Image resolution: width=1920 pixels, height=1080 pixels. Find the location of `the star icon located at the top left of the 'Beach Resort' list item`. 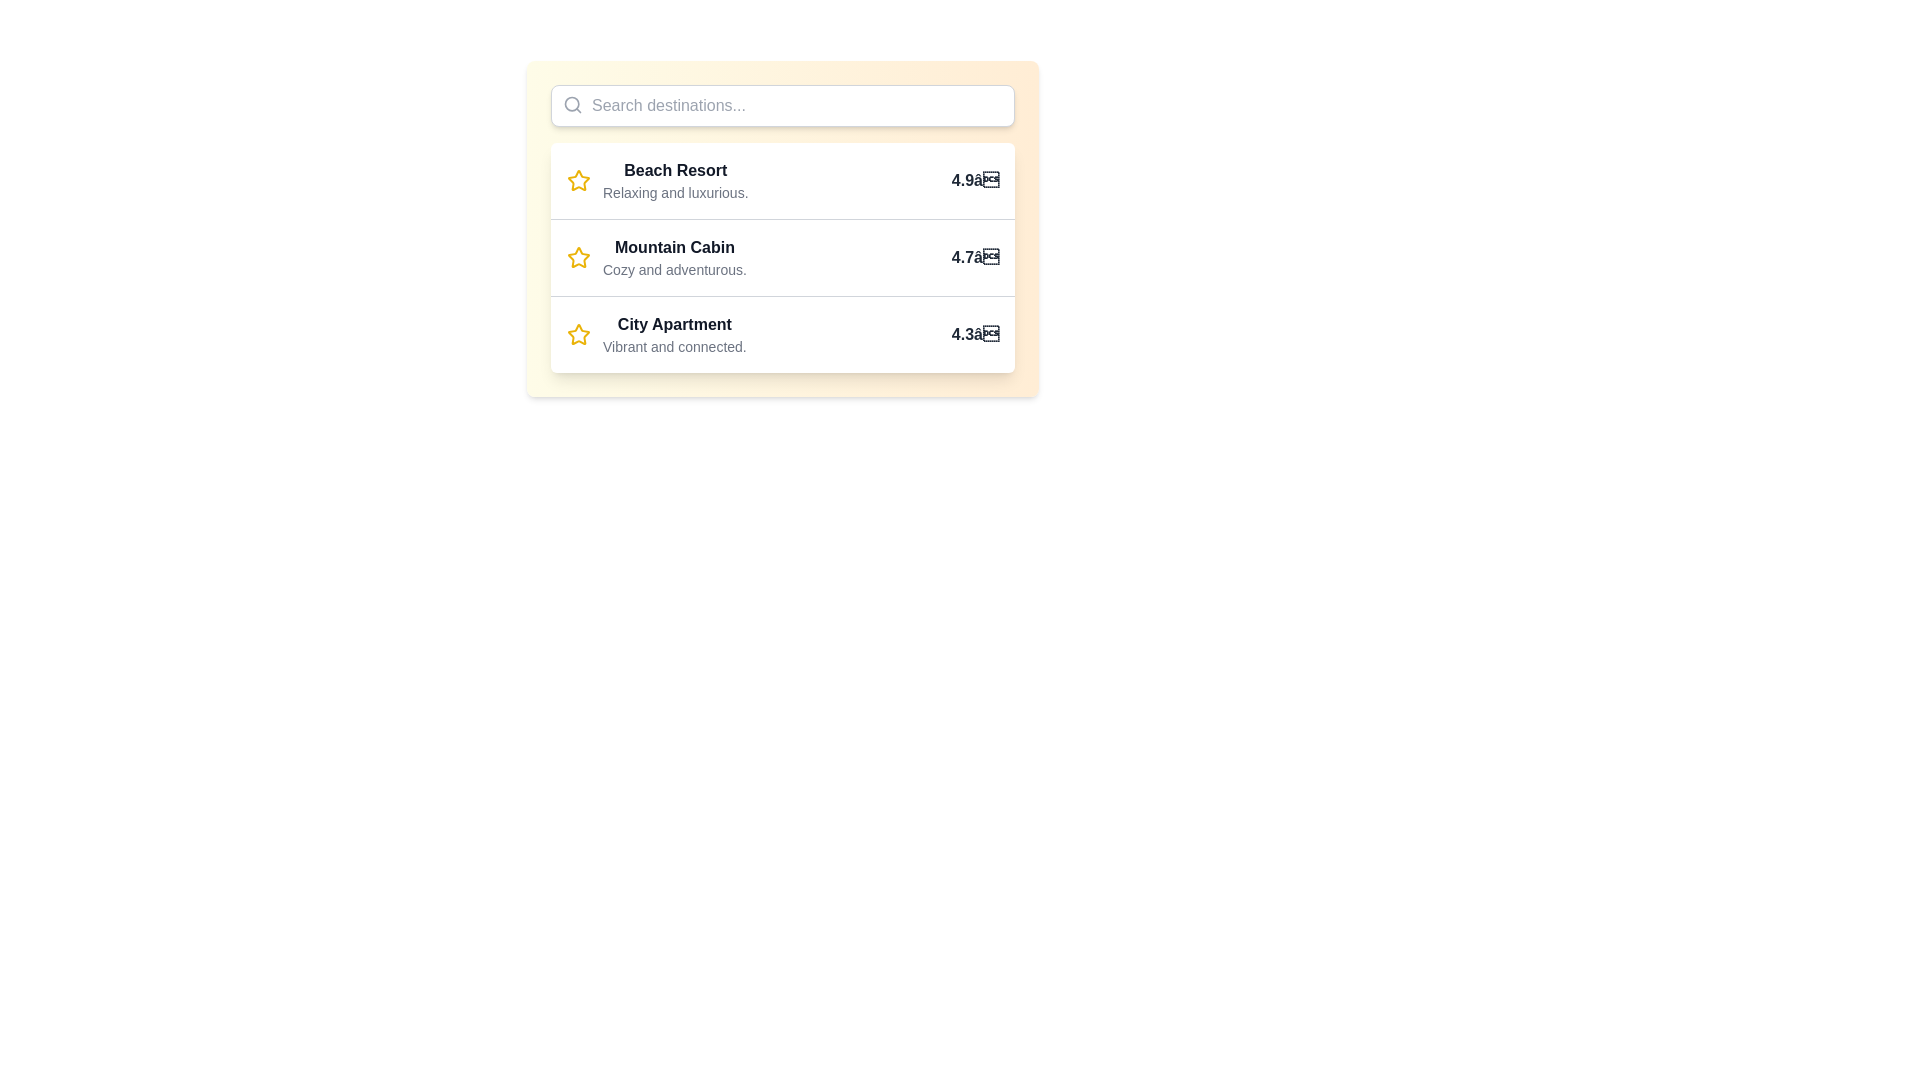

the star icon located at the top left of the 'Beach Resort' list item is located at coordinates (578, 181).